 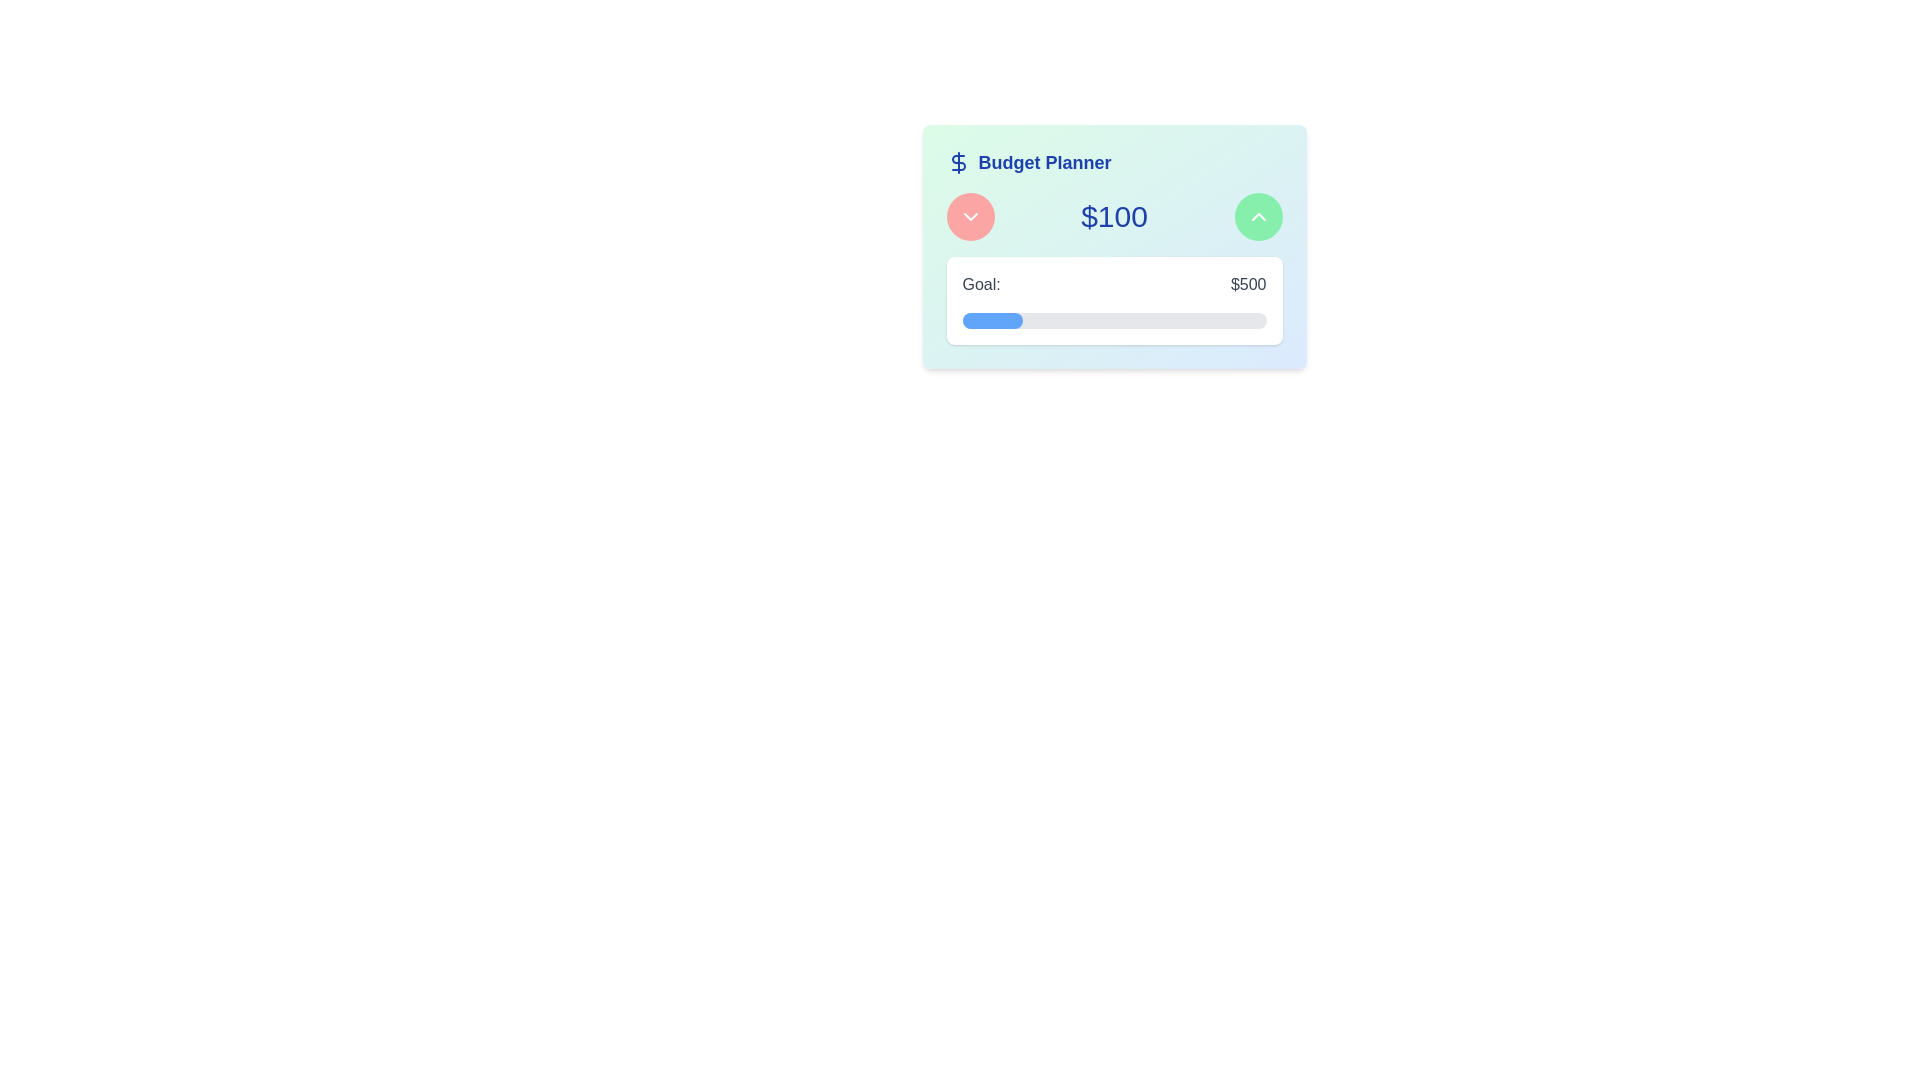 What do you see at coordinates (1247, 285) in the screenshot?
I see `the static text displaying the value '$500', which is located to the right of the label 'Goal:' within a card interface` at bounding box center [1247, 285].